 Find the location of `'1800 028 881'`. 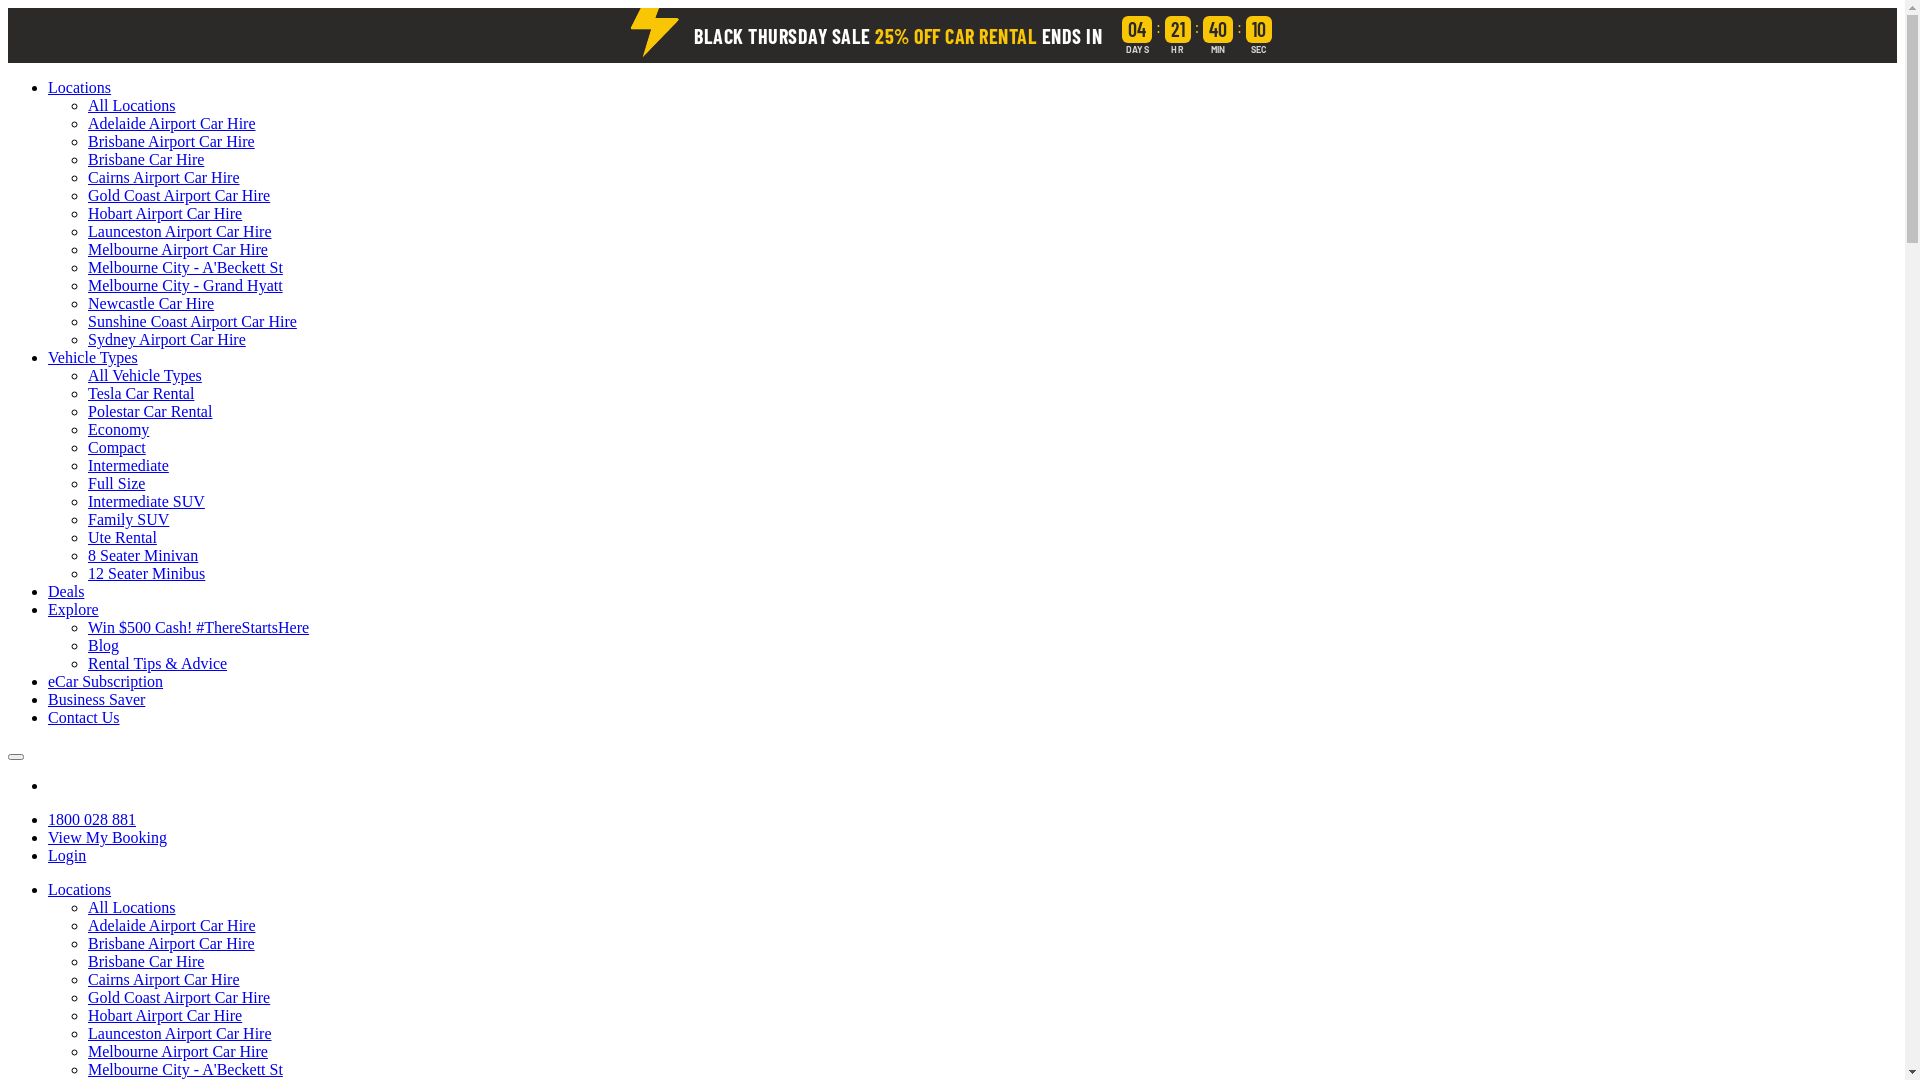

'1800 028 881' is located at coordinates (48, 819).